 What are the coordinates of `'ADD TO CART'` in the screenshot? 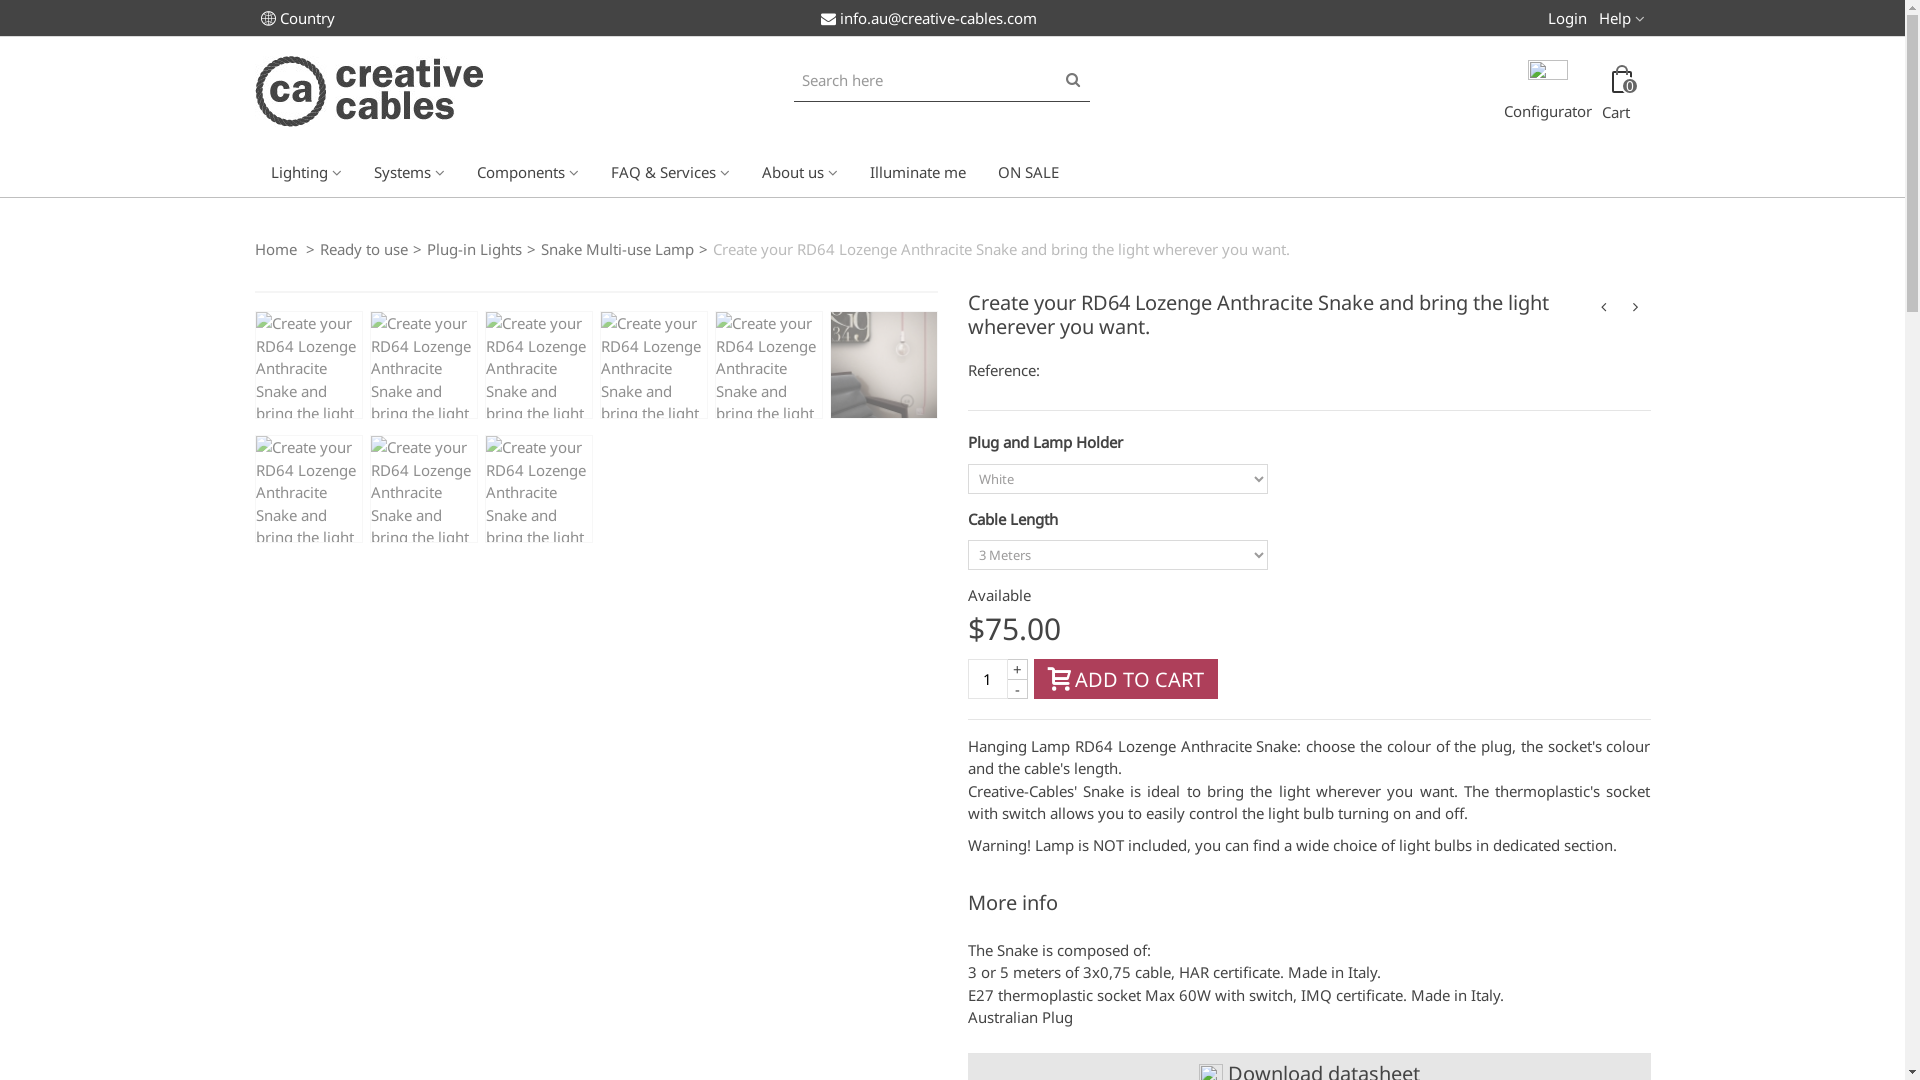 It's located at (1126, 677).